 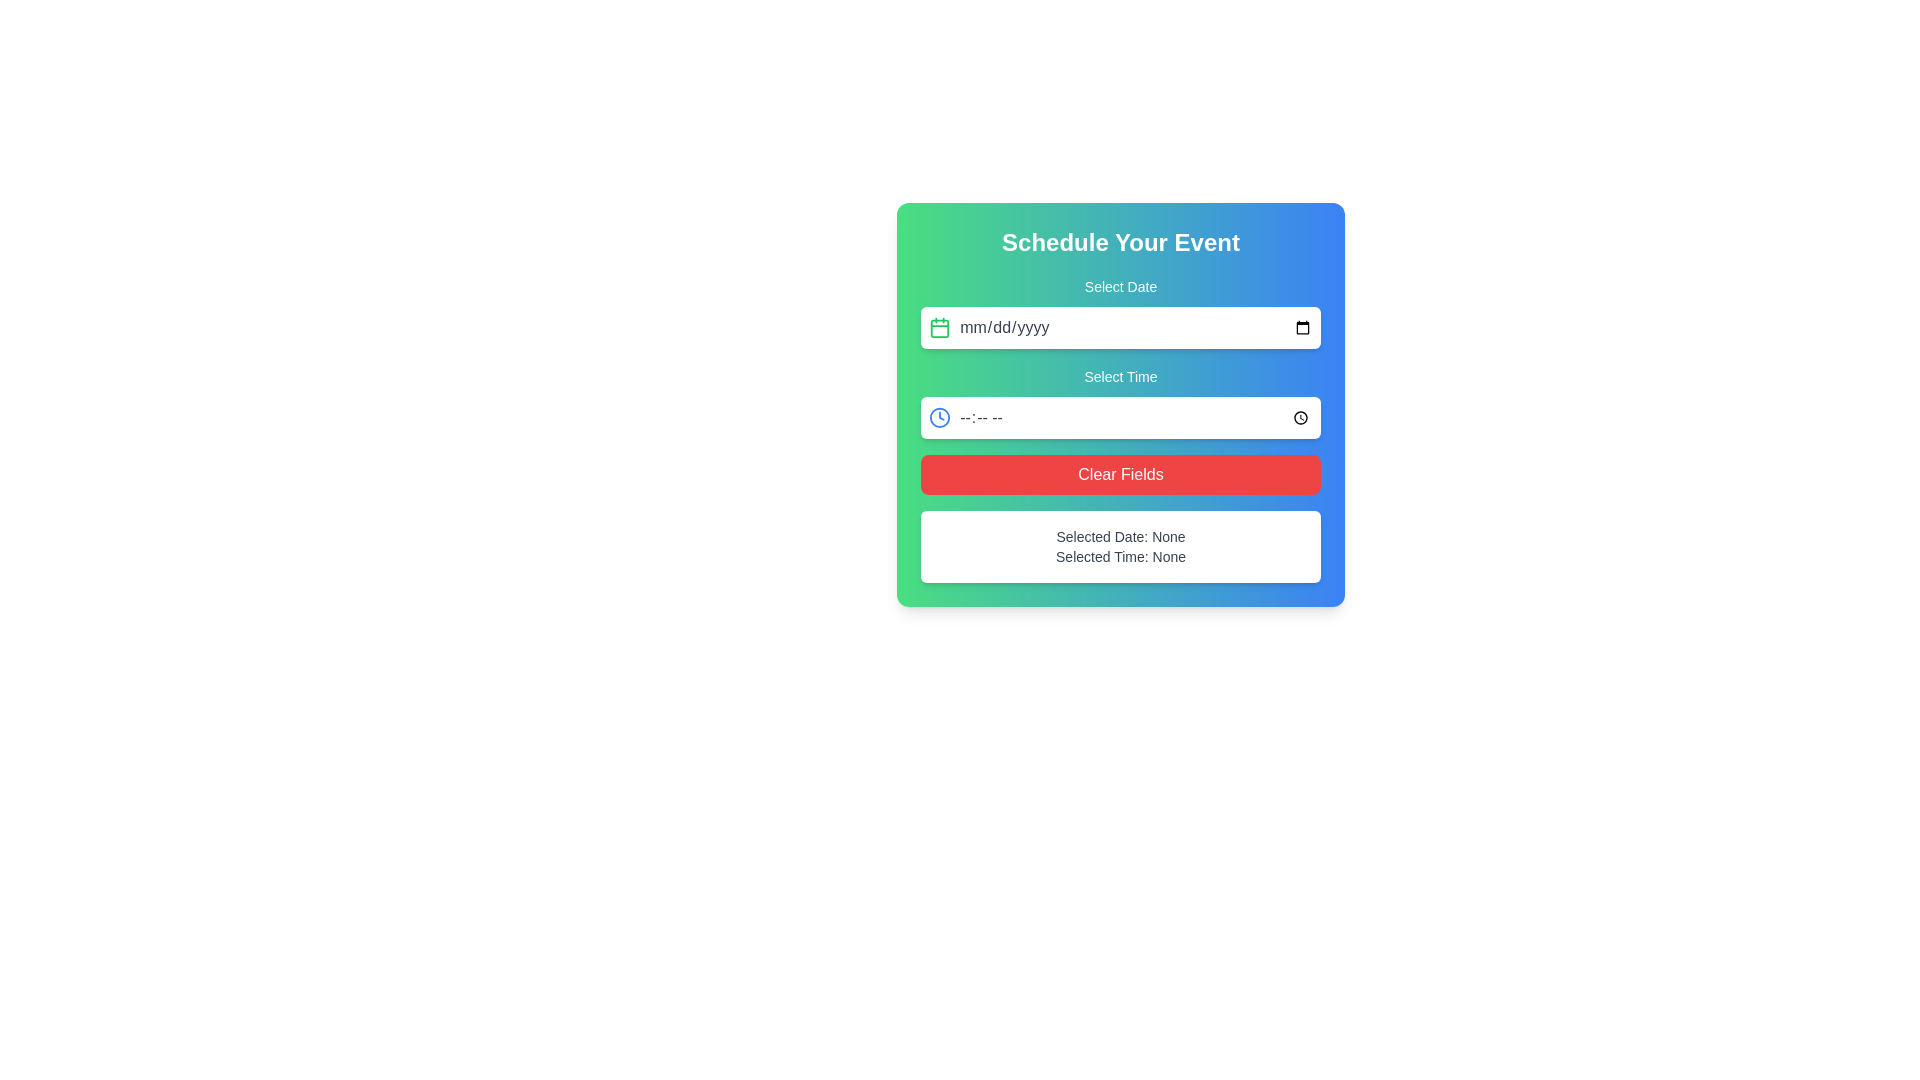 I want to click on the time selection input field below the 'Select Date' section, so click(x=1121, y=401).